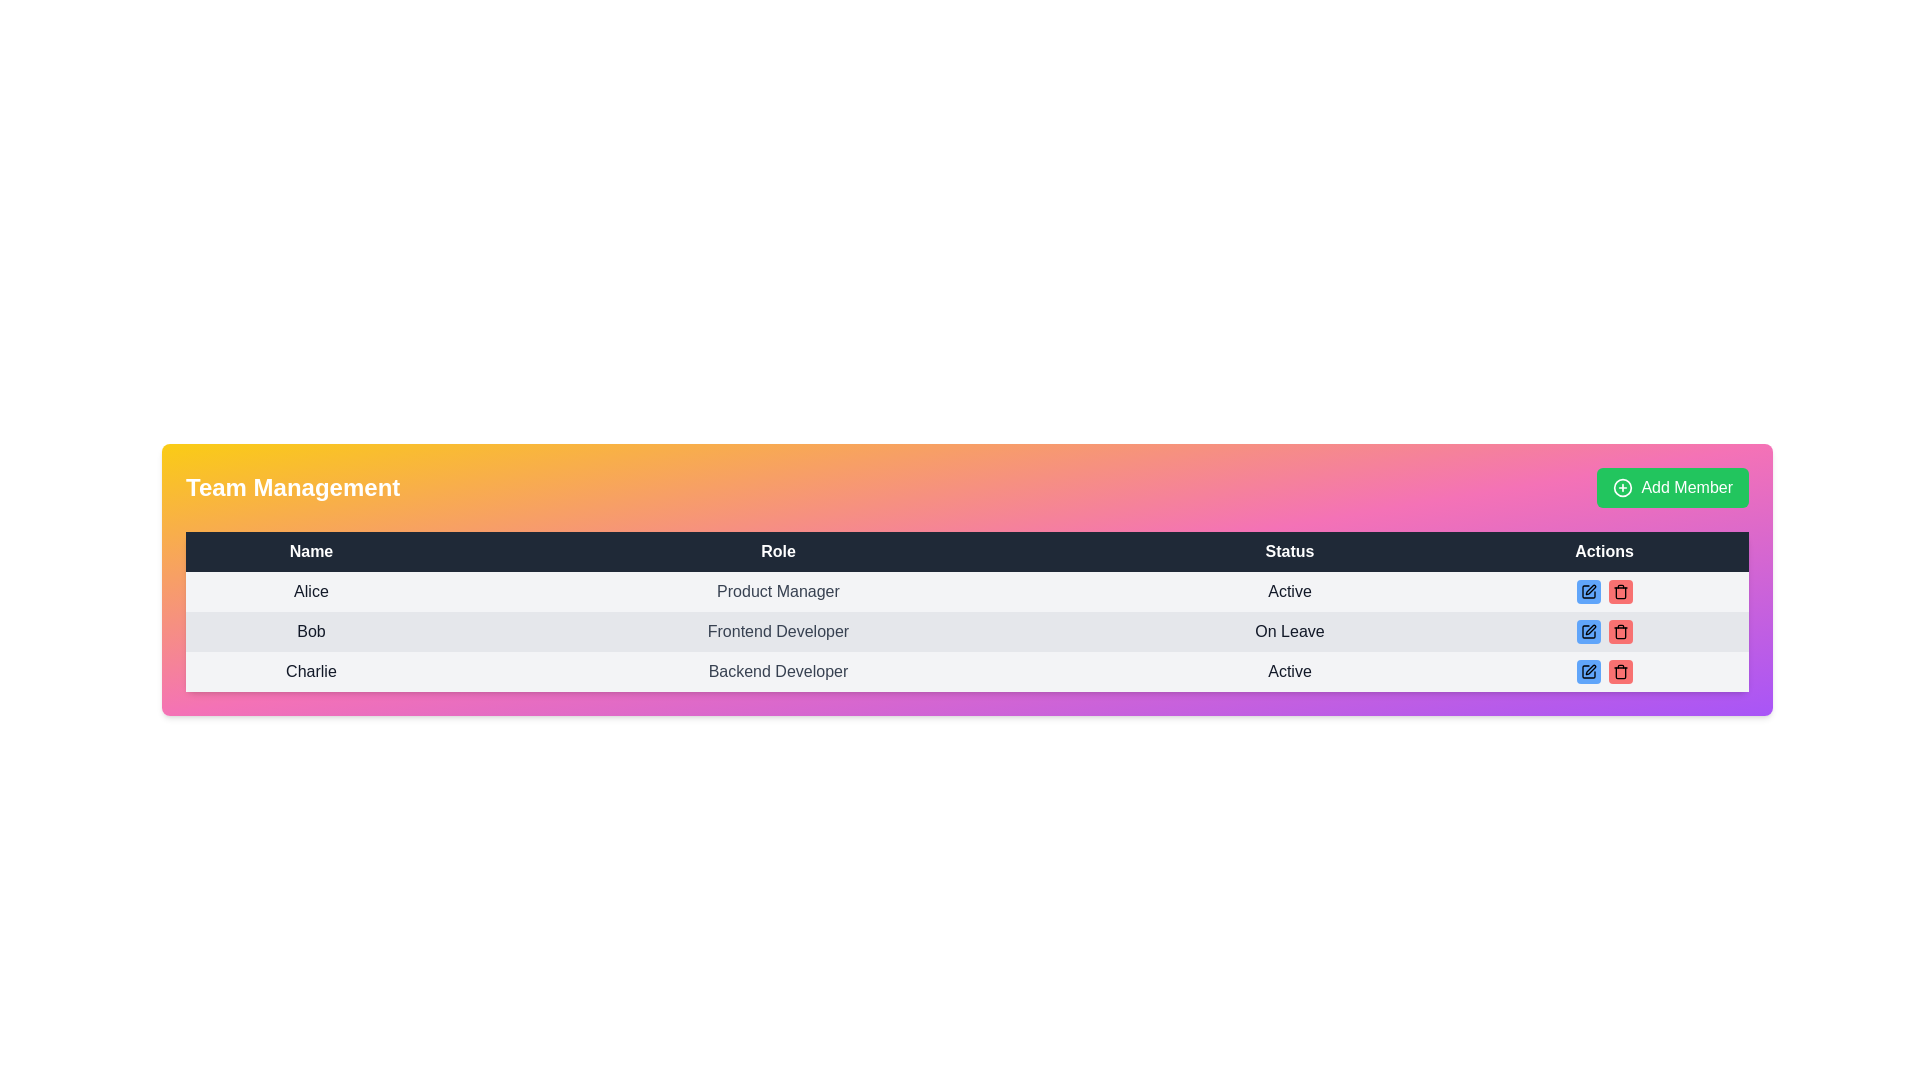 The height and width of the screenshot is (1080, 1920). What do you see at coordinates (1620, 632) in the screenshot?
I see `the delete button in the Actions column of the second row of the table` at bounding box center [1620, 632].